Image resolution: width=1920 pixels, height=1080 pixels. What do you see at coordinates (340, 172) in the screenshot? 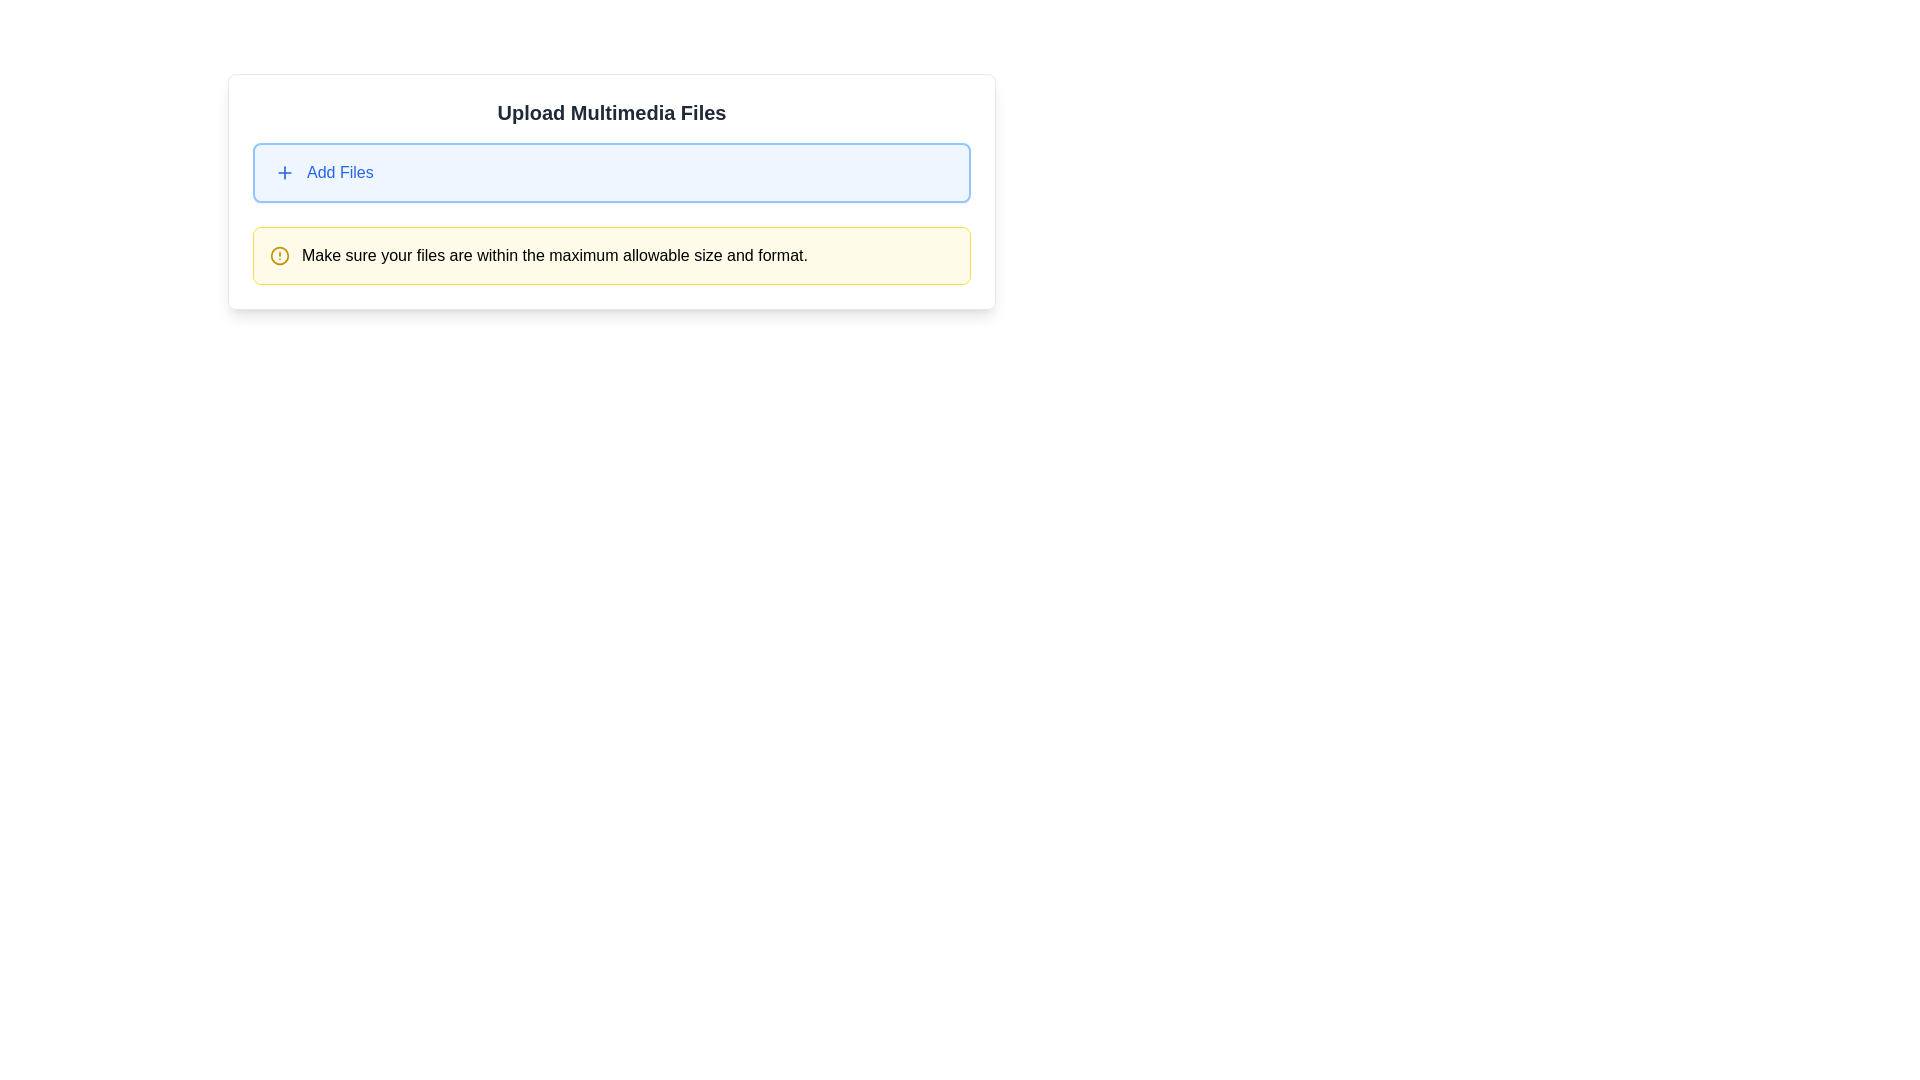
I see `the 'Add Files' text label, which is styled in blue and bold, located next to the '+' icon within the 'Upload Multimedia Files' section` at bounding box center [340, 172].